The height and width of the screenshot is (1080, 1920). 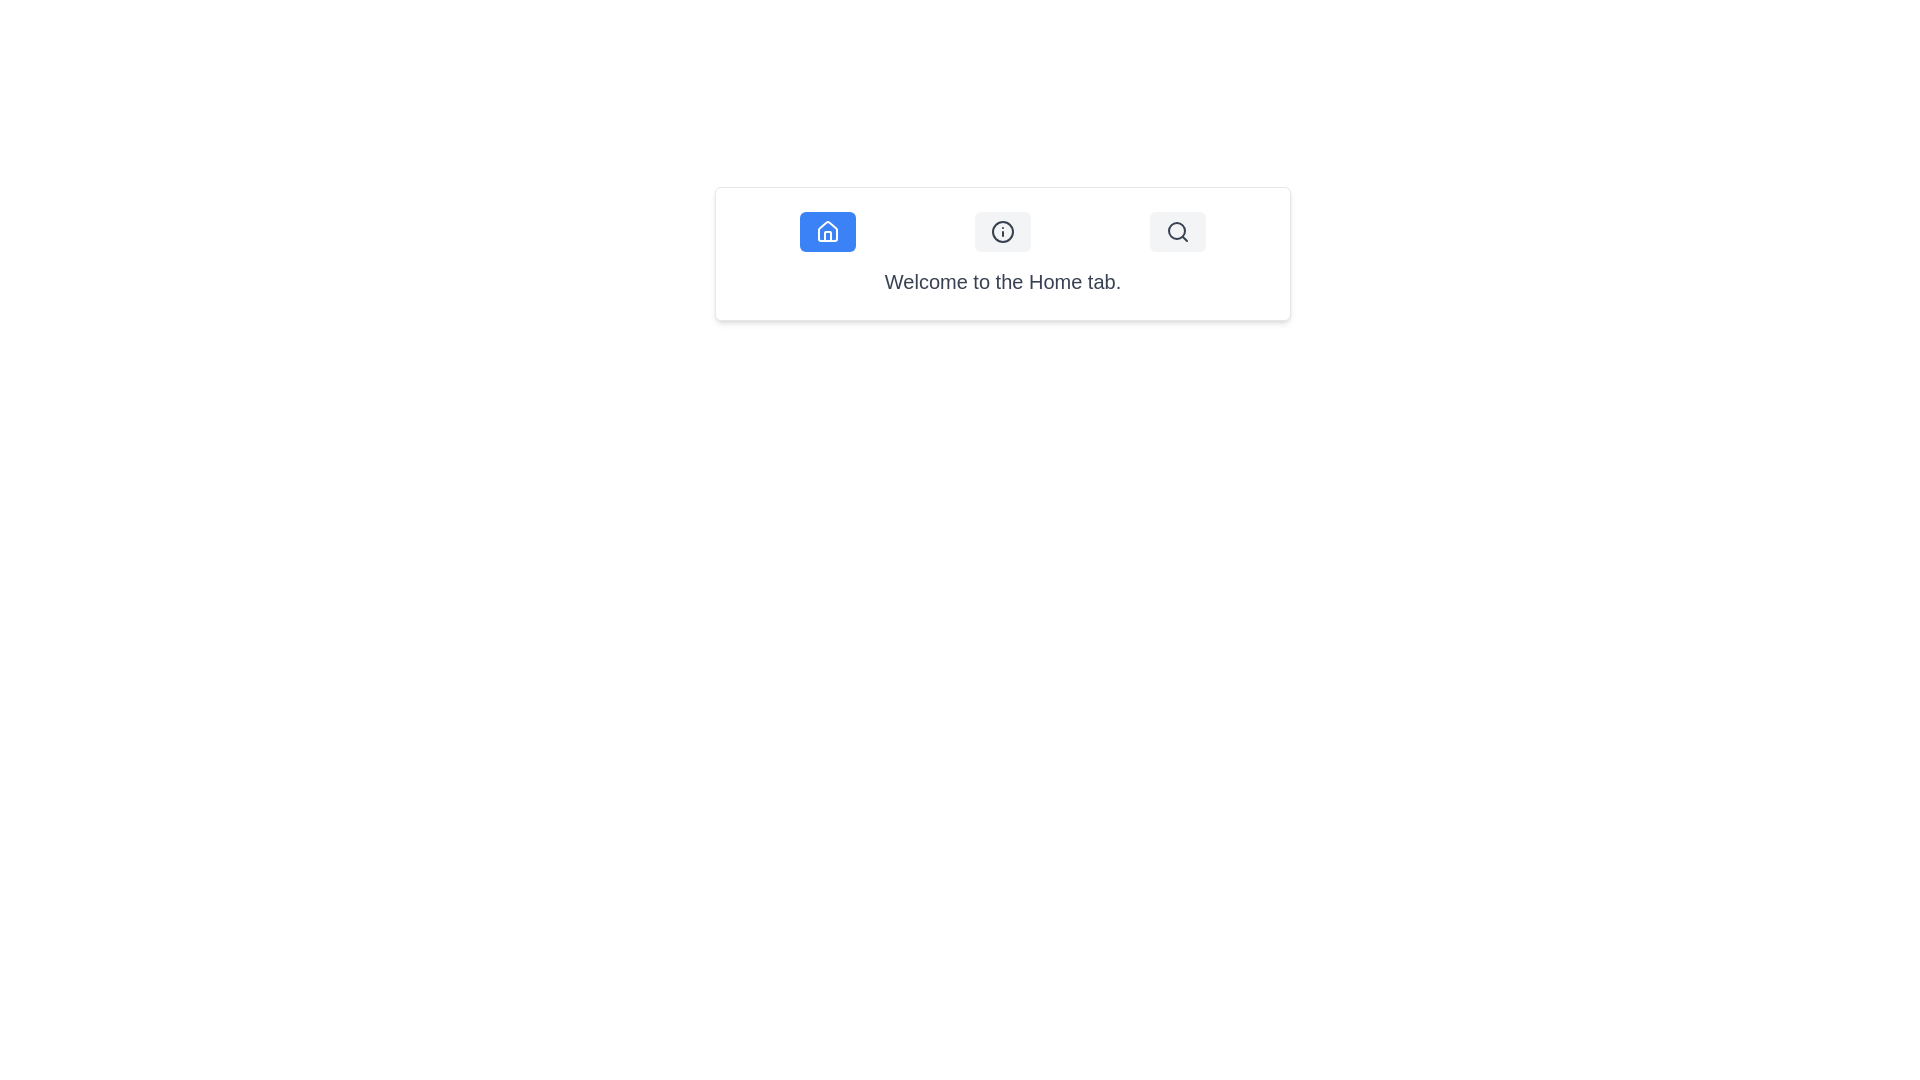 What do you see at coordinates (827, 230) in the screenshot?
I see `the leftmost button in the horizontal row of buttons` at bounding box center [827, 230].